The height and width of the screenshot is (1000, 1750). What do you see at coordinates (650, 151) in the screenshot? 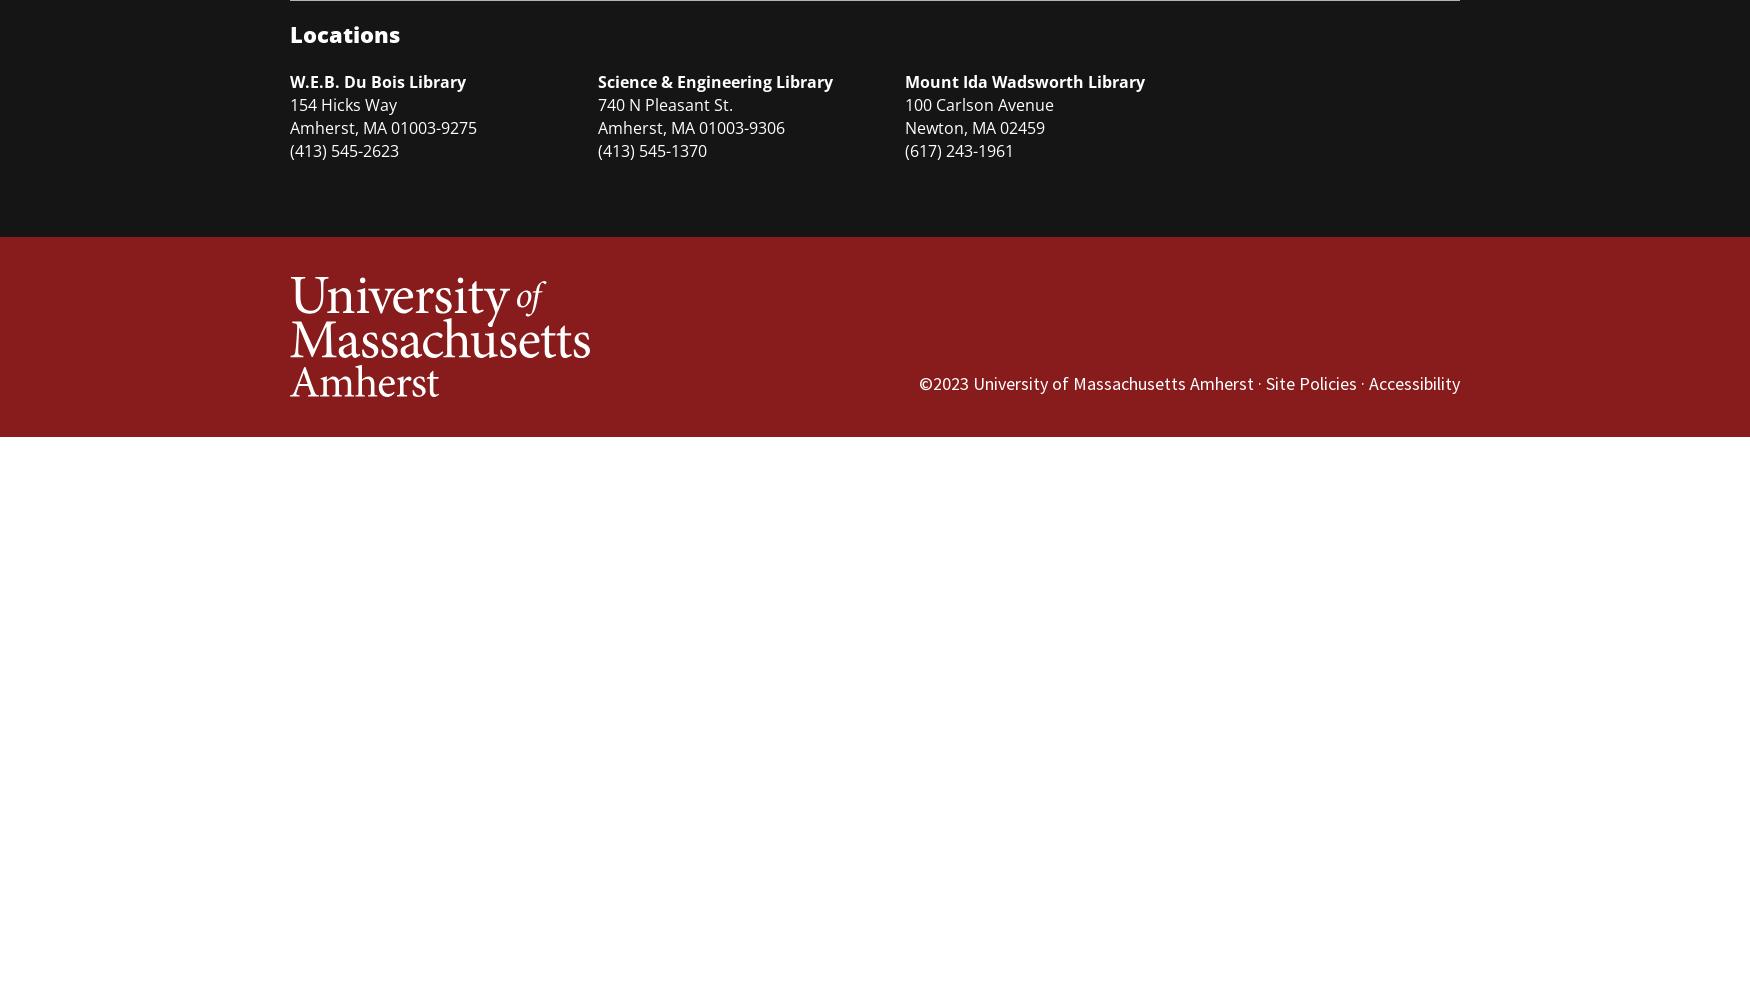
I see `'(413) 545-1370'` at bounding box center [650, 151].